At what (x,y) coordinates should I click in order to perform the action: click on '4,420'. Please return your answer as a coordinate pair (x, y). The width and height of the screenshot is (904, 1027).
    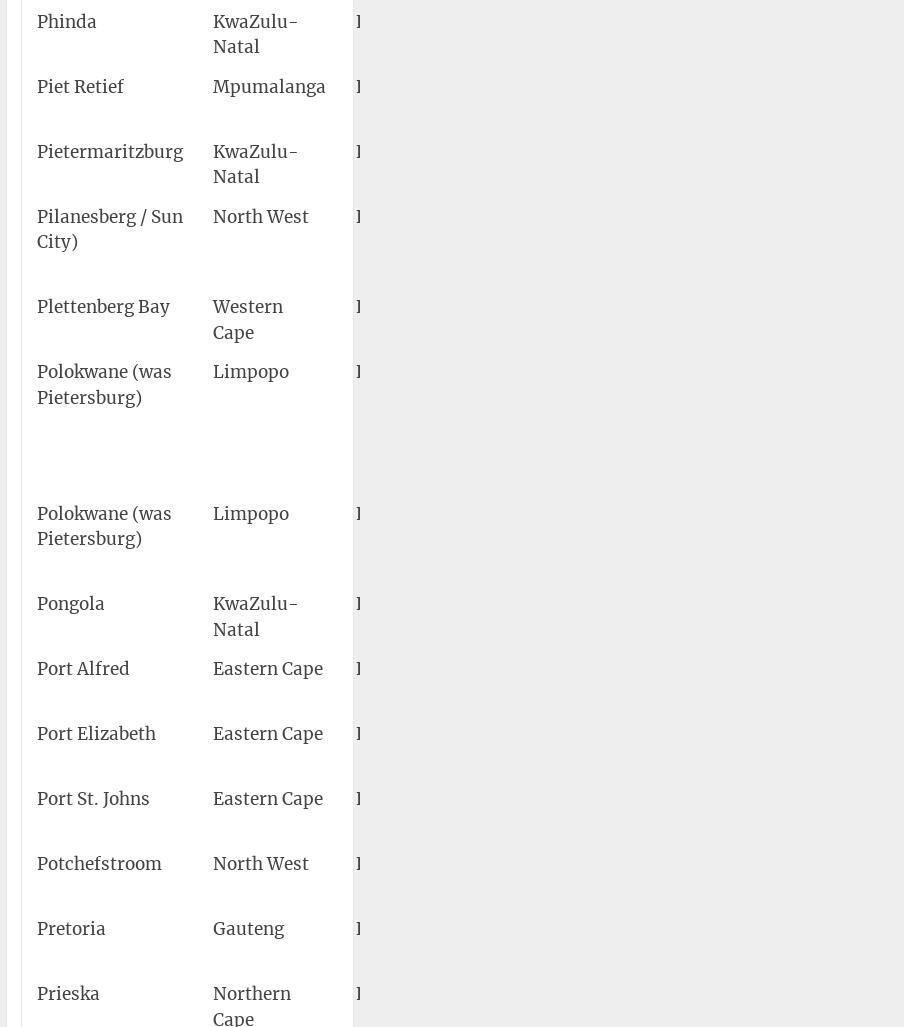
    Looking at the image, I should click on (862, 84).